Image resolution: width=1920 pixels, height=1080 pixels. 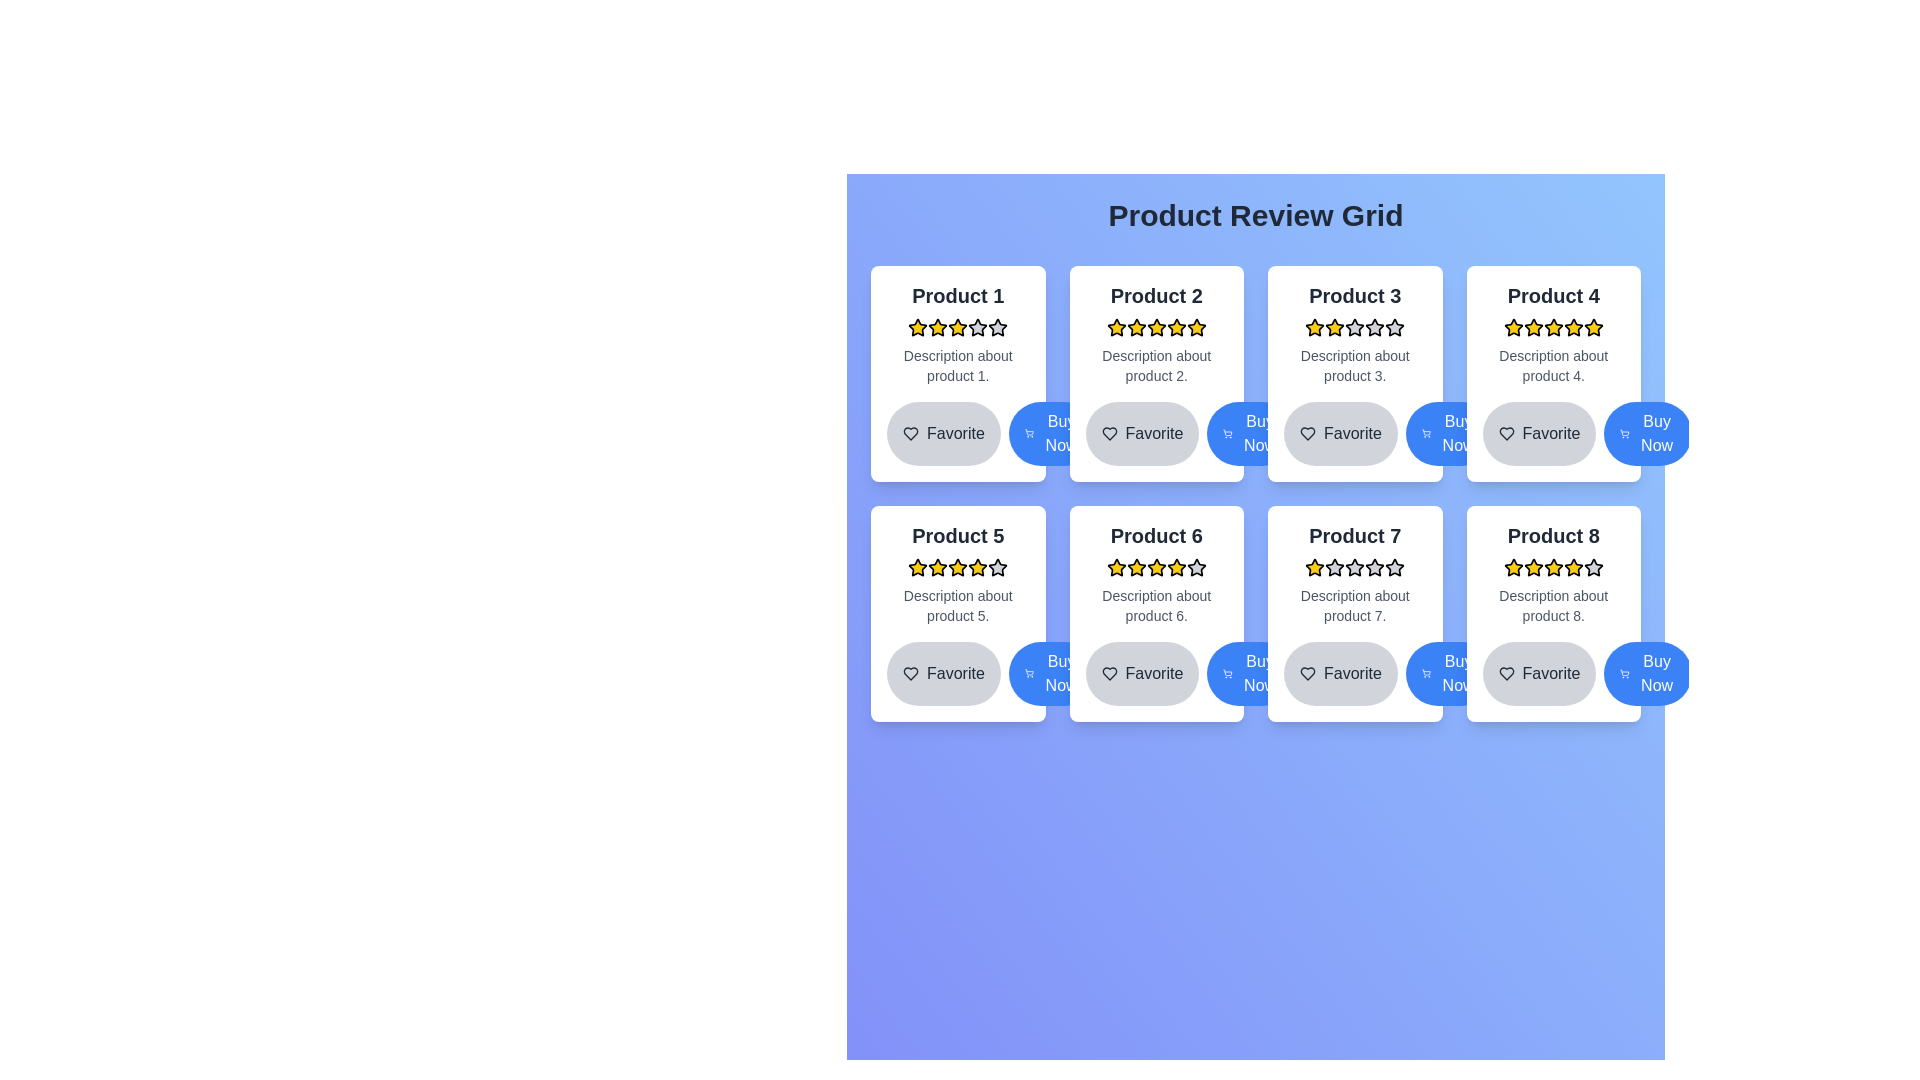 What do you see at coordinates (1156, 326) in the screenshot?
I see `the second star icon in the product rating system for 'Product 2'` at bounding box center [1156, 326].